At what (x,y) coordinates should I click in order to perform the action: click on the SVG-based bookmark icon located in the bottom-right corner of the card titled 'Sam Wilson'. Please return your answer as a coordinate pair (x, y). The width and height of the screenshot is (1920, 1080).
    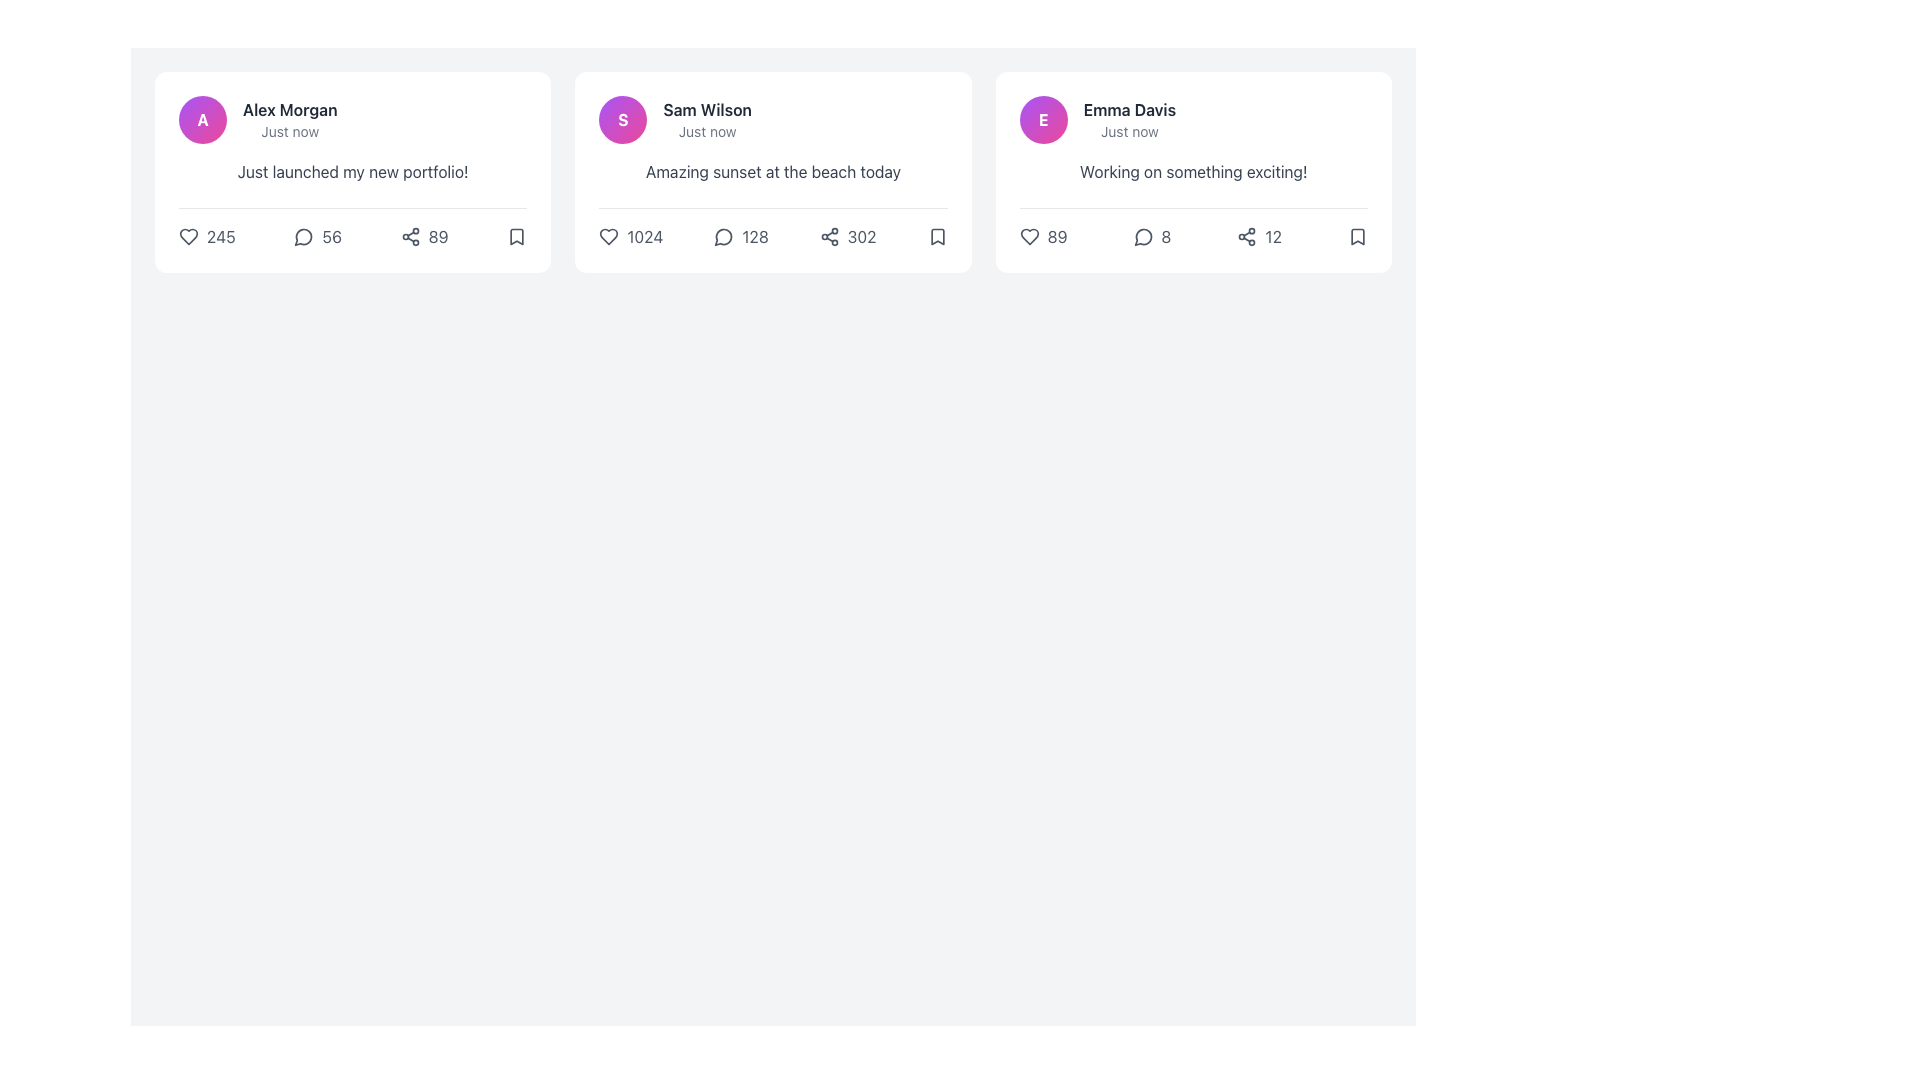
    Looking at the image, I should click on (936, 235).